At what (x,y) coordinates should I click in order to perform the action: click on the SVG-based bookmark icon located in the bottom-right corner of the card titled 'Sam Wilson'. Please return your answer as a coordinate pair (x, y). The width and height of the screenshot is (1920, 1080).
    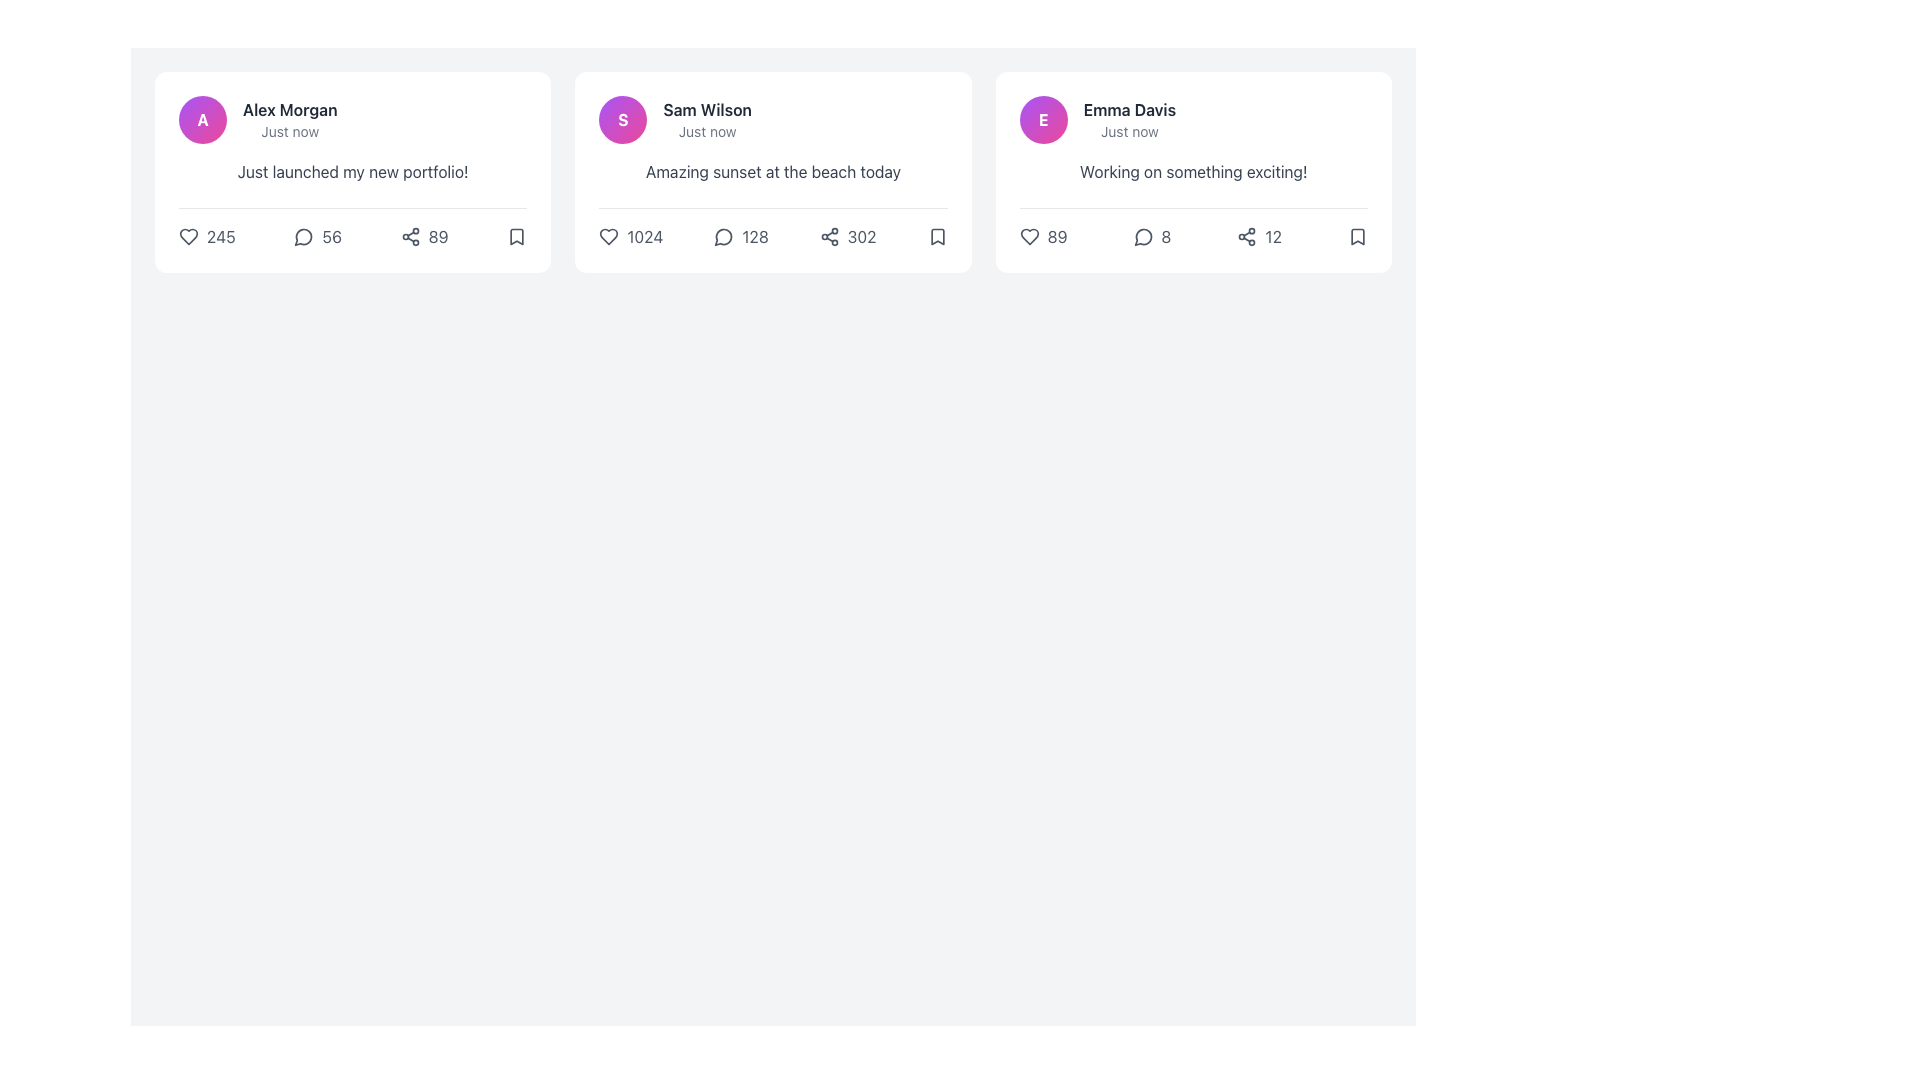
    Looking at the image, I should click on (936, 235).